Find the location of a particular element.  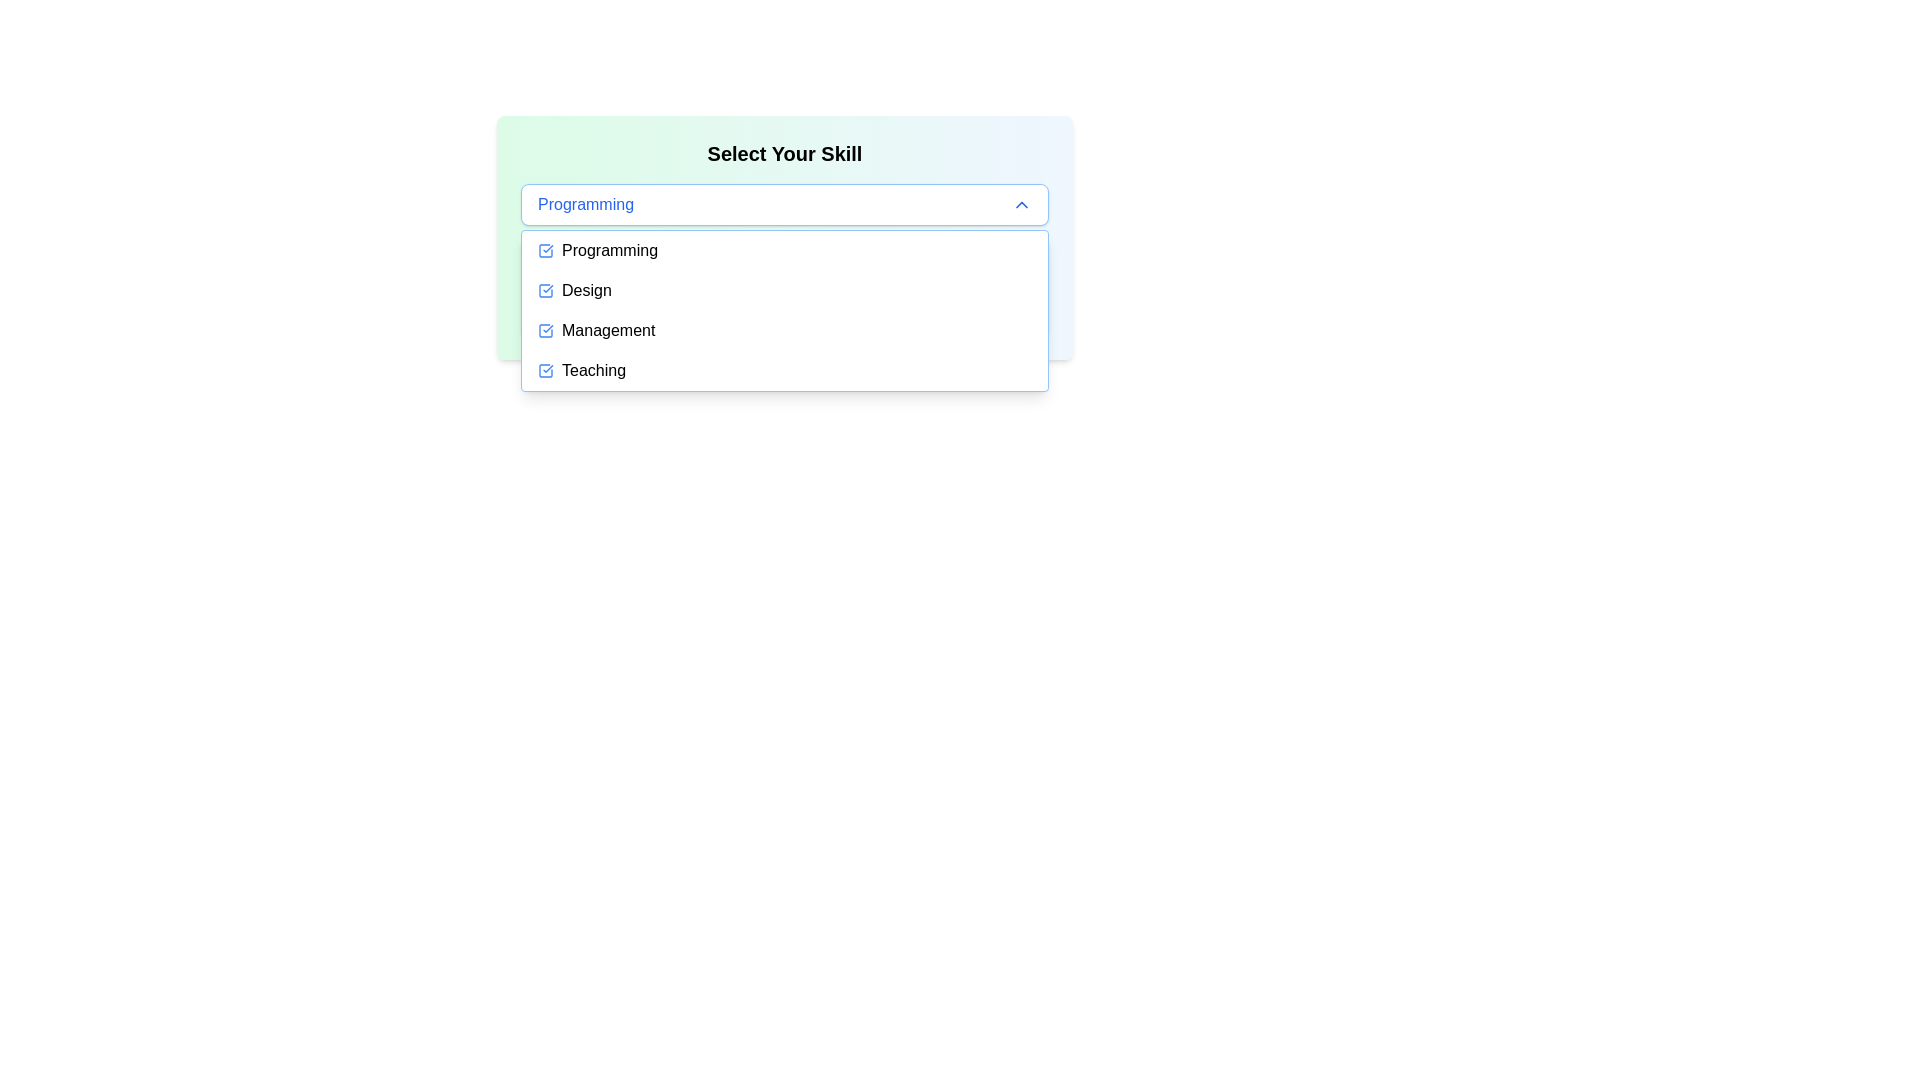

the 'Management' option in the dropdown menu by clicking on the active icon that indicates the selection of this option is located at coordinates (546, 330).